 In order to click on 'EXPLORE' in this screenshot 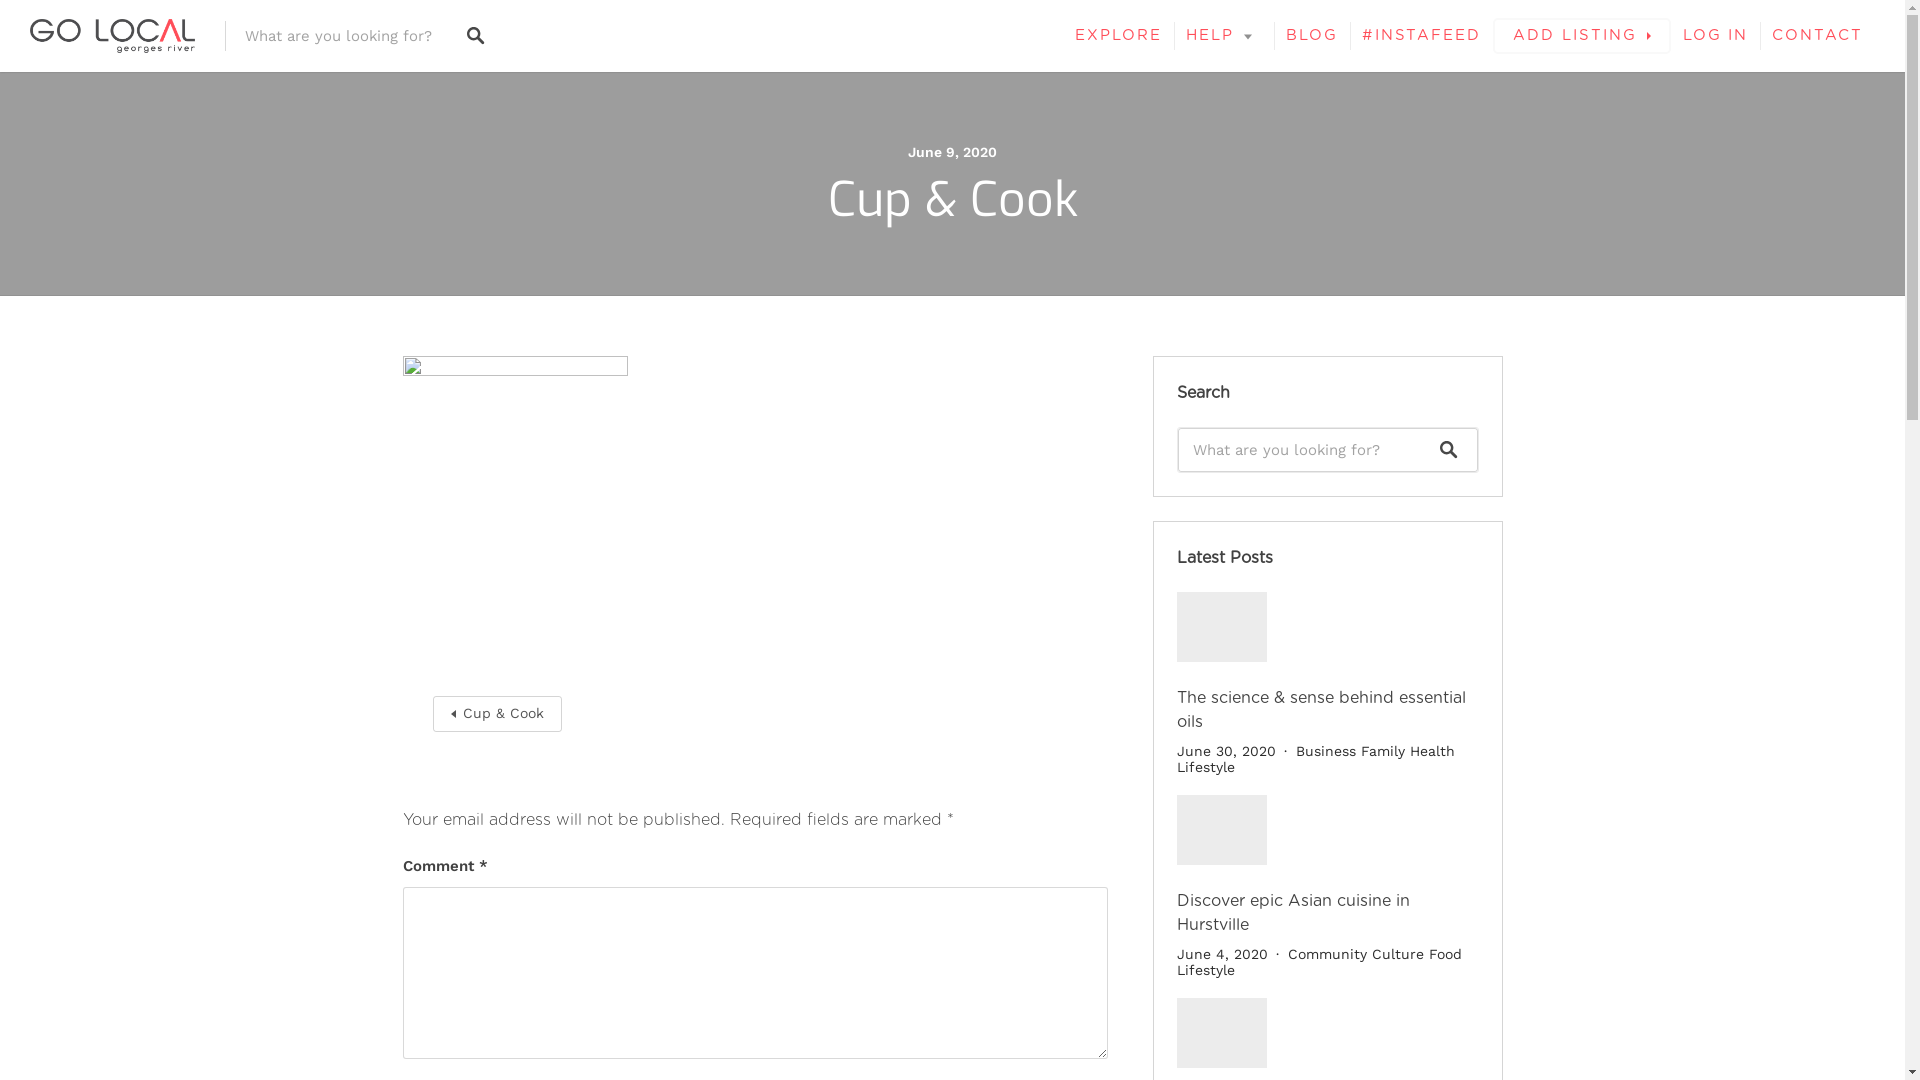, I will do `click(1117, 36)`.